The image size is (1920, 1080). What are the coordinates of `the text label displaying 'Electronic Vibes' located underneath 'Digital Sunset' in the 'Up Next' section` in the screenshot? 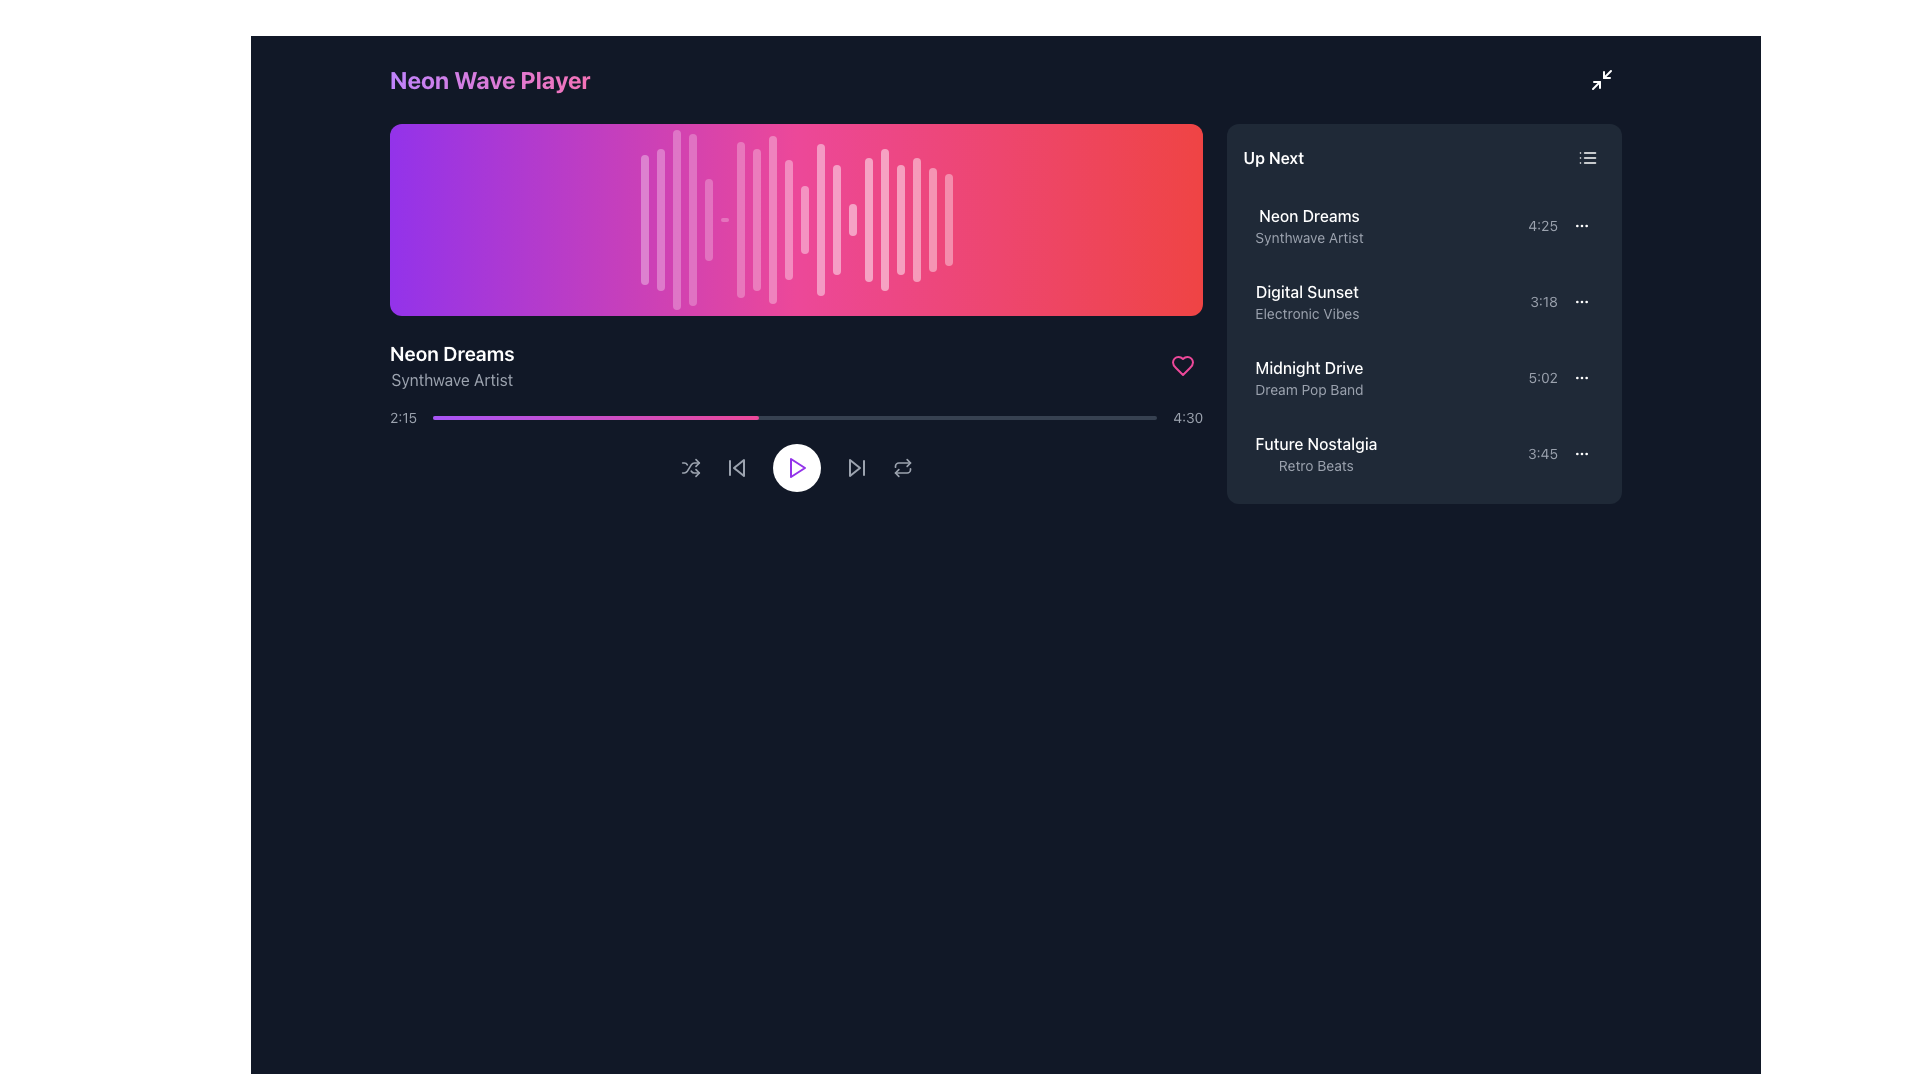 It's located at (1307, 313).